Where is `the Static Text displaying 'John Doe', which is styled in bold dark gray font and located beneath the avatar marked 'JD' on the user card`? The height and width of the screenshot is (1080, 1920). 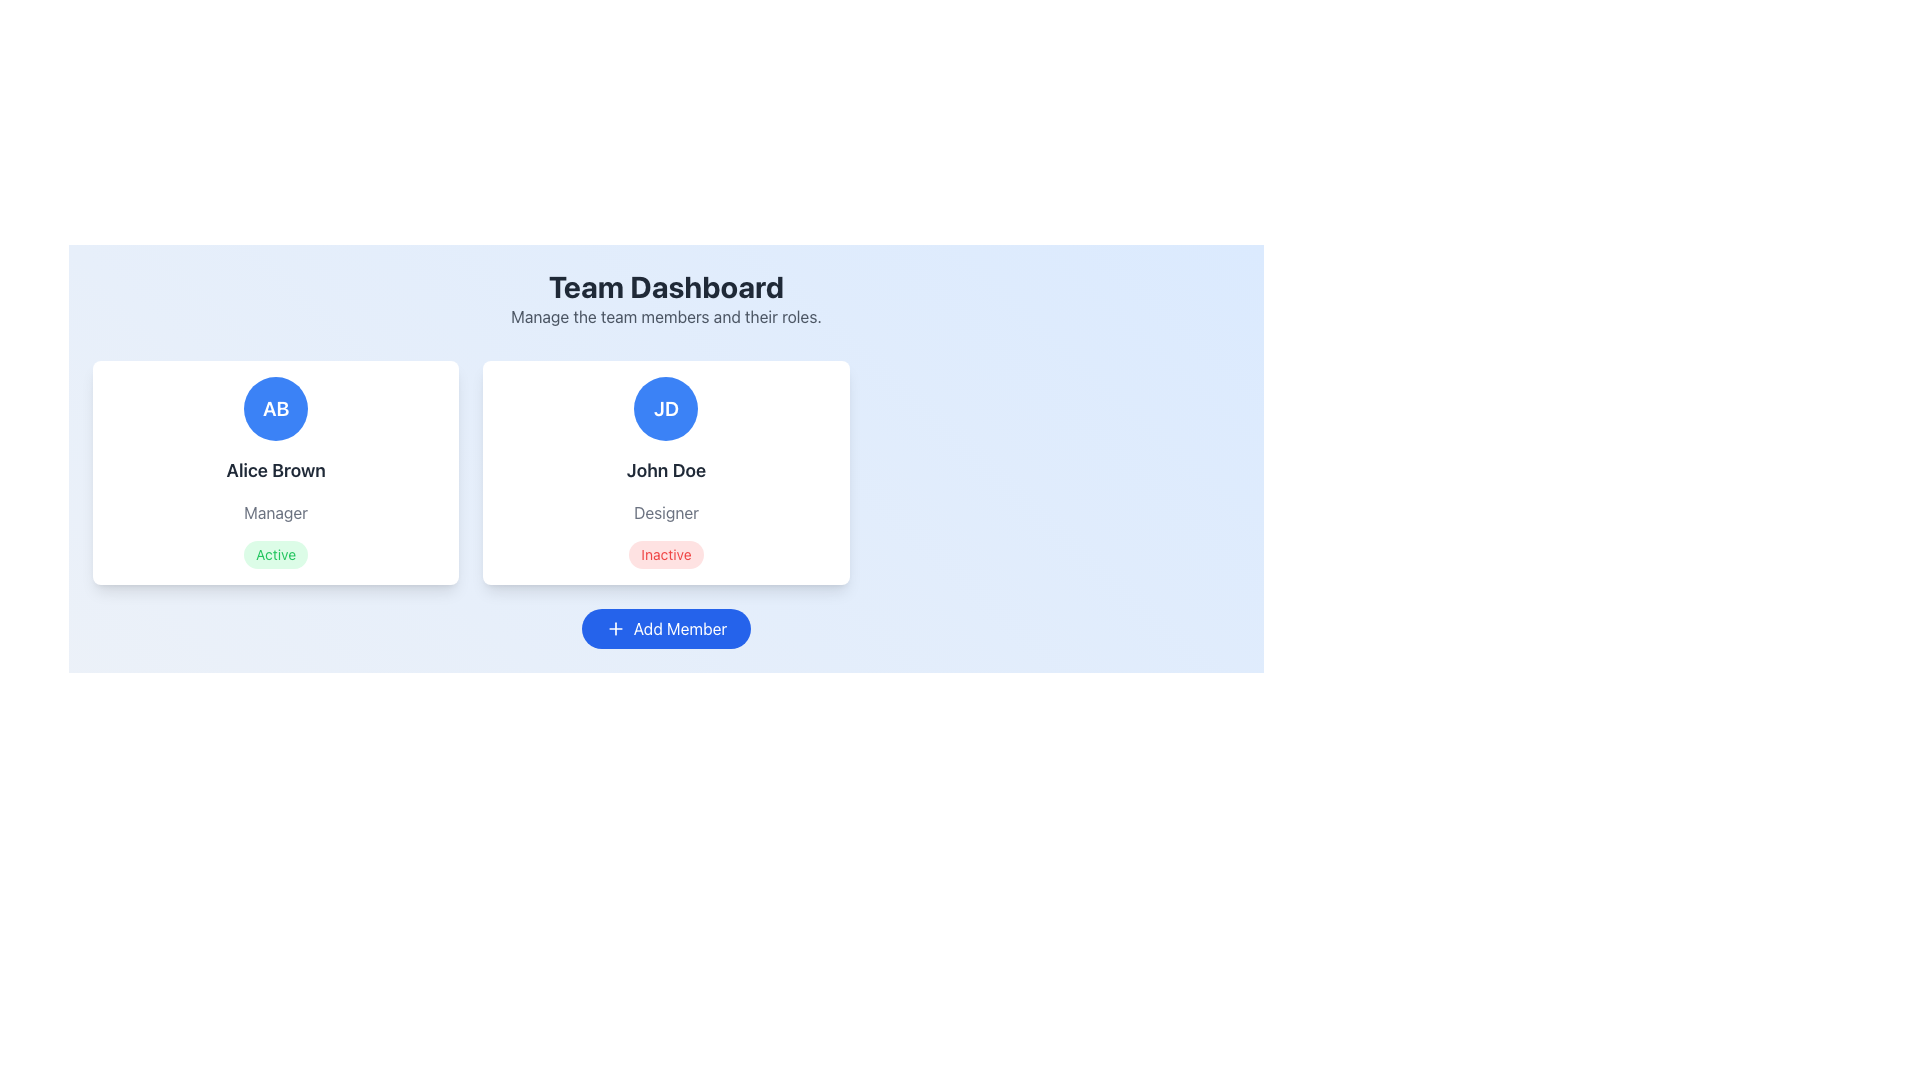
the Static Text displaying 'John Doe', which is styled in bold dark gray font and located beneath the avatar marked 'JD' on the user card is located at coordinates (666, 470).